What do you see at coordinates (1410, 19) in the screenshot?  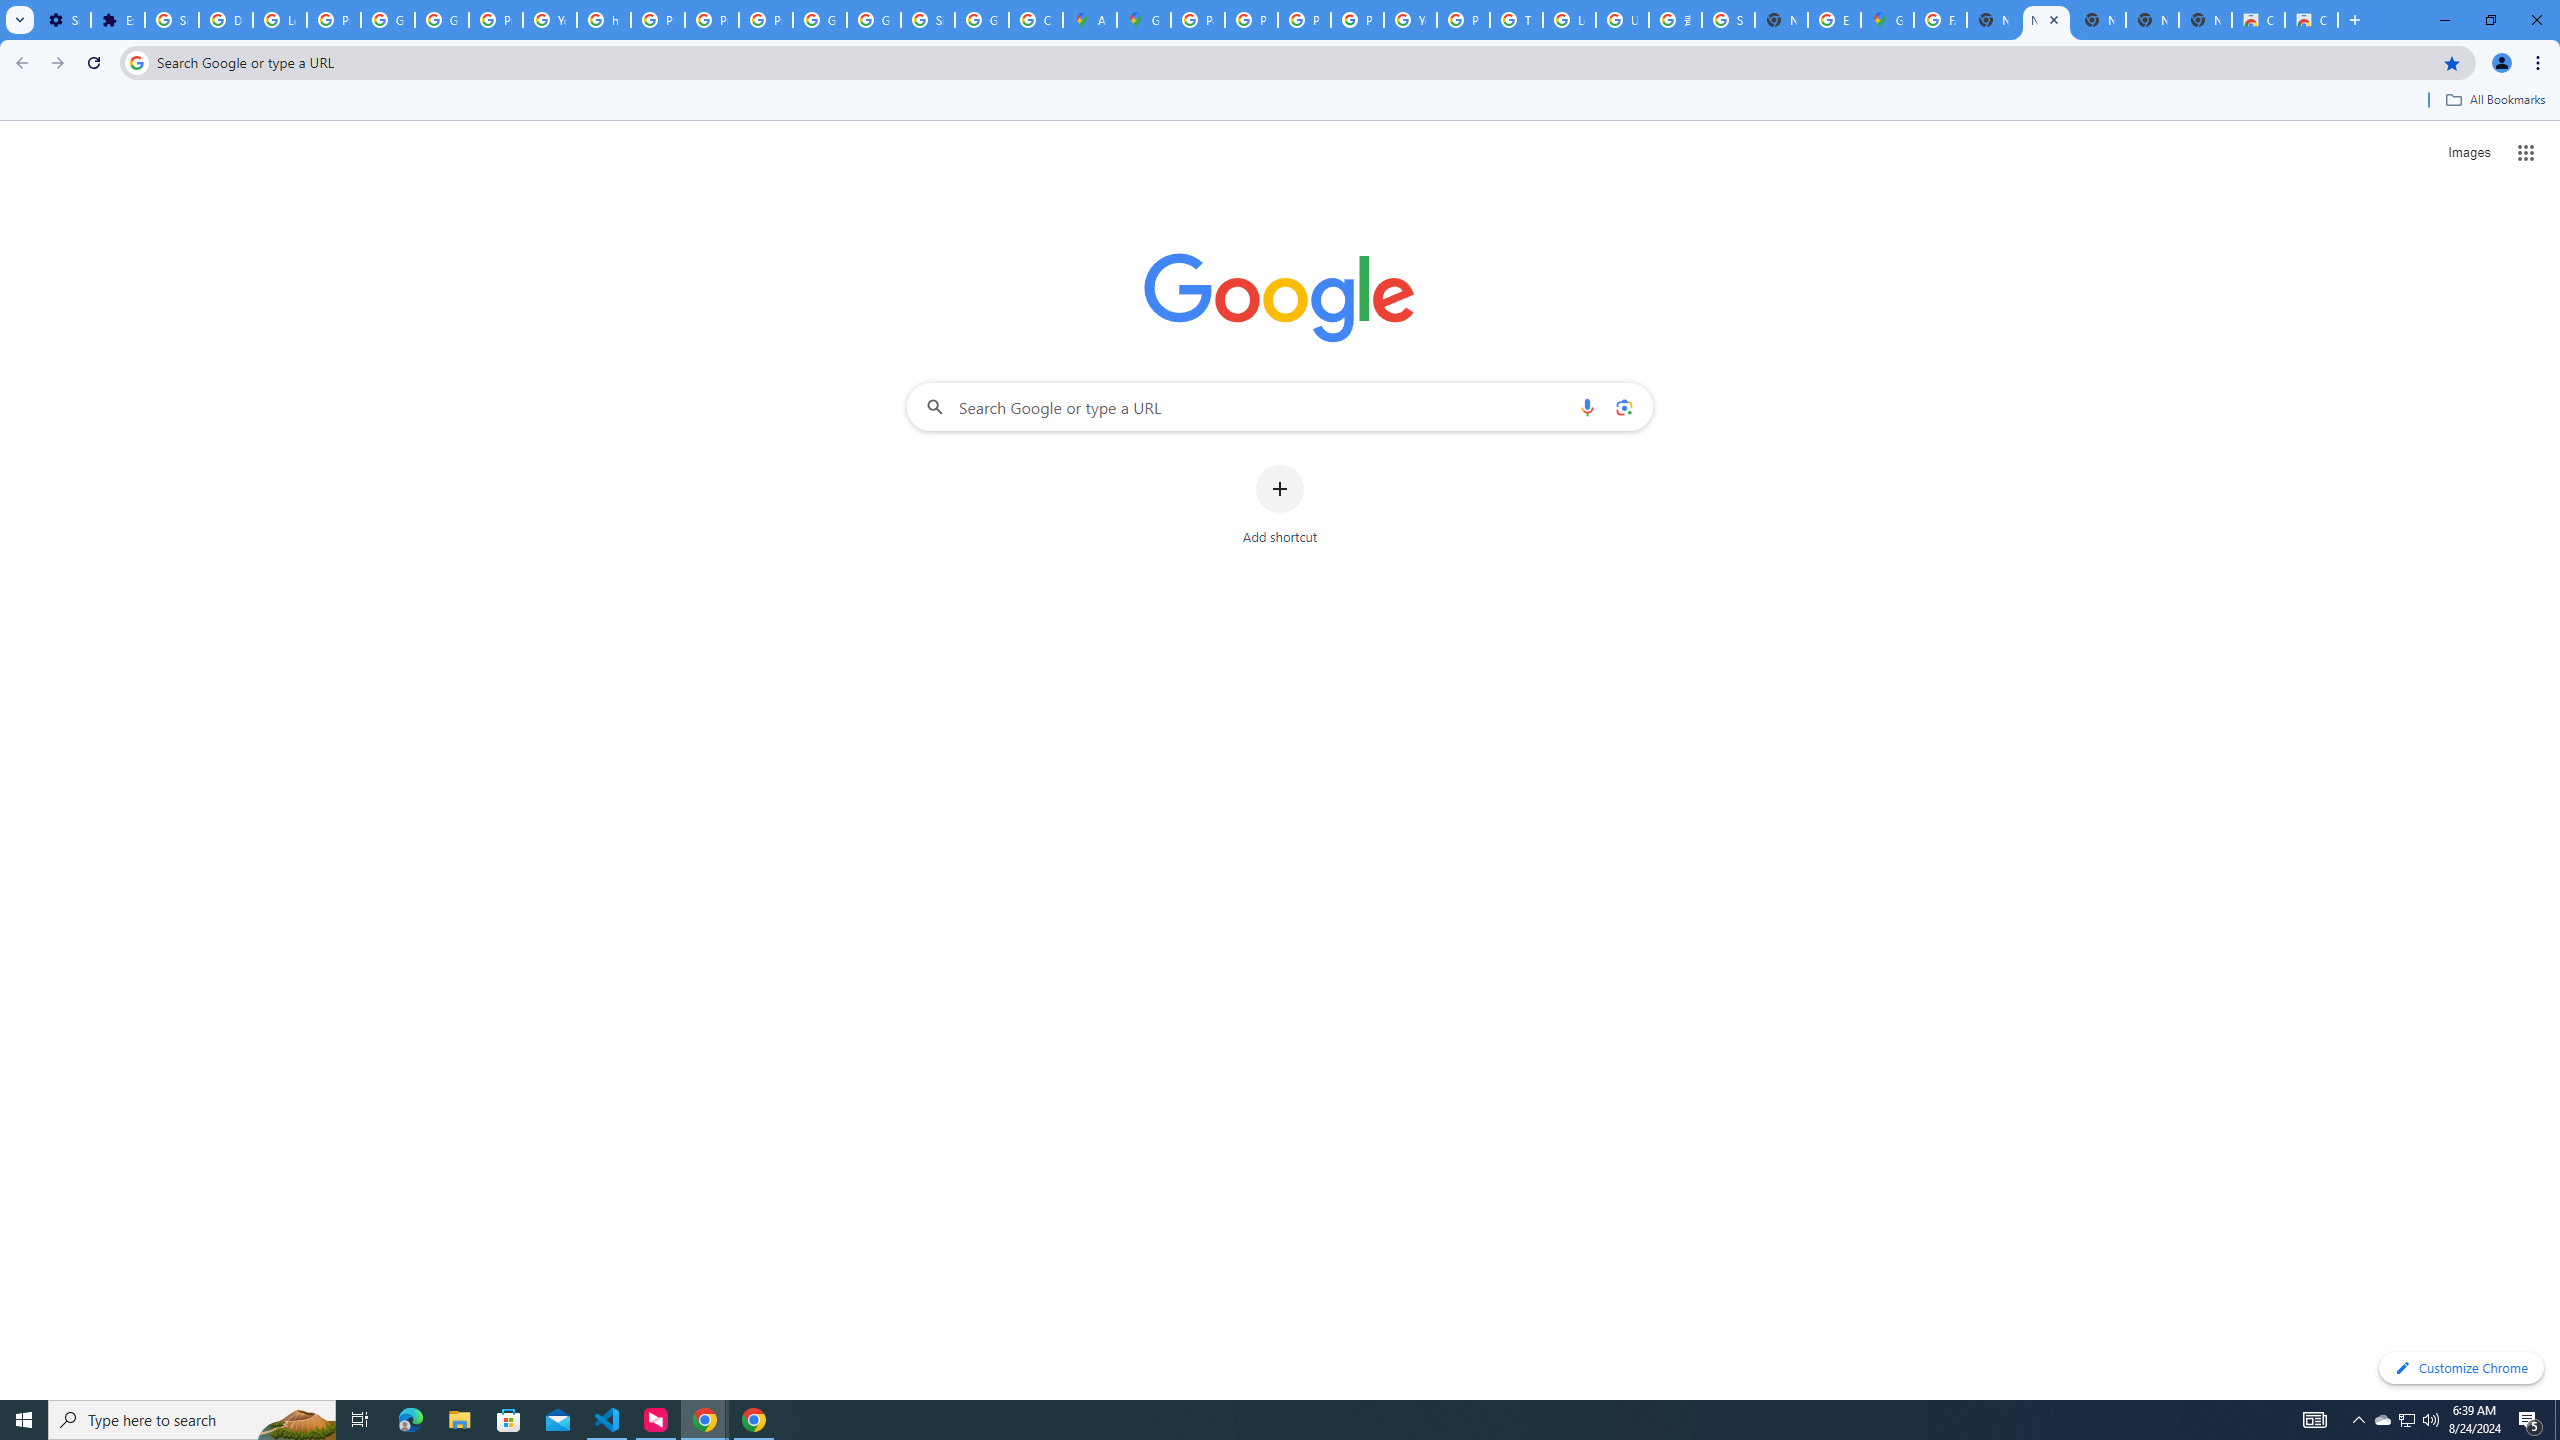 I see `'YouTube'` at bounding box center [1410, 19].